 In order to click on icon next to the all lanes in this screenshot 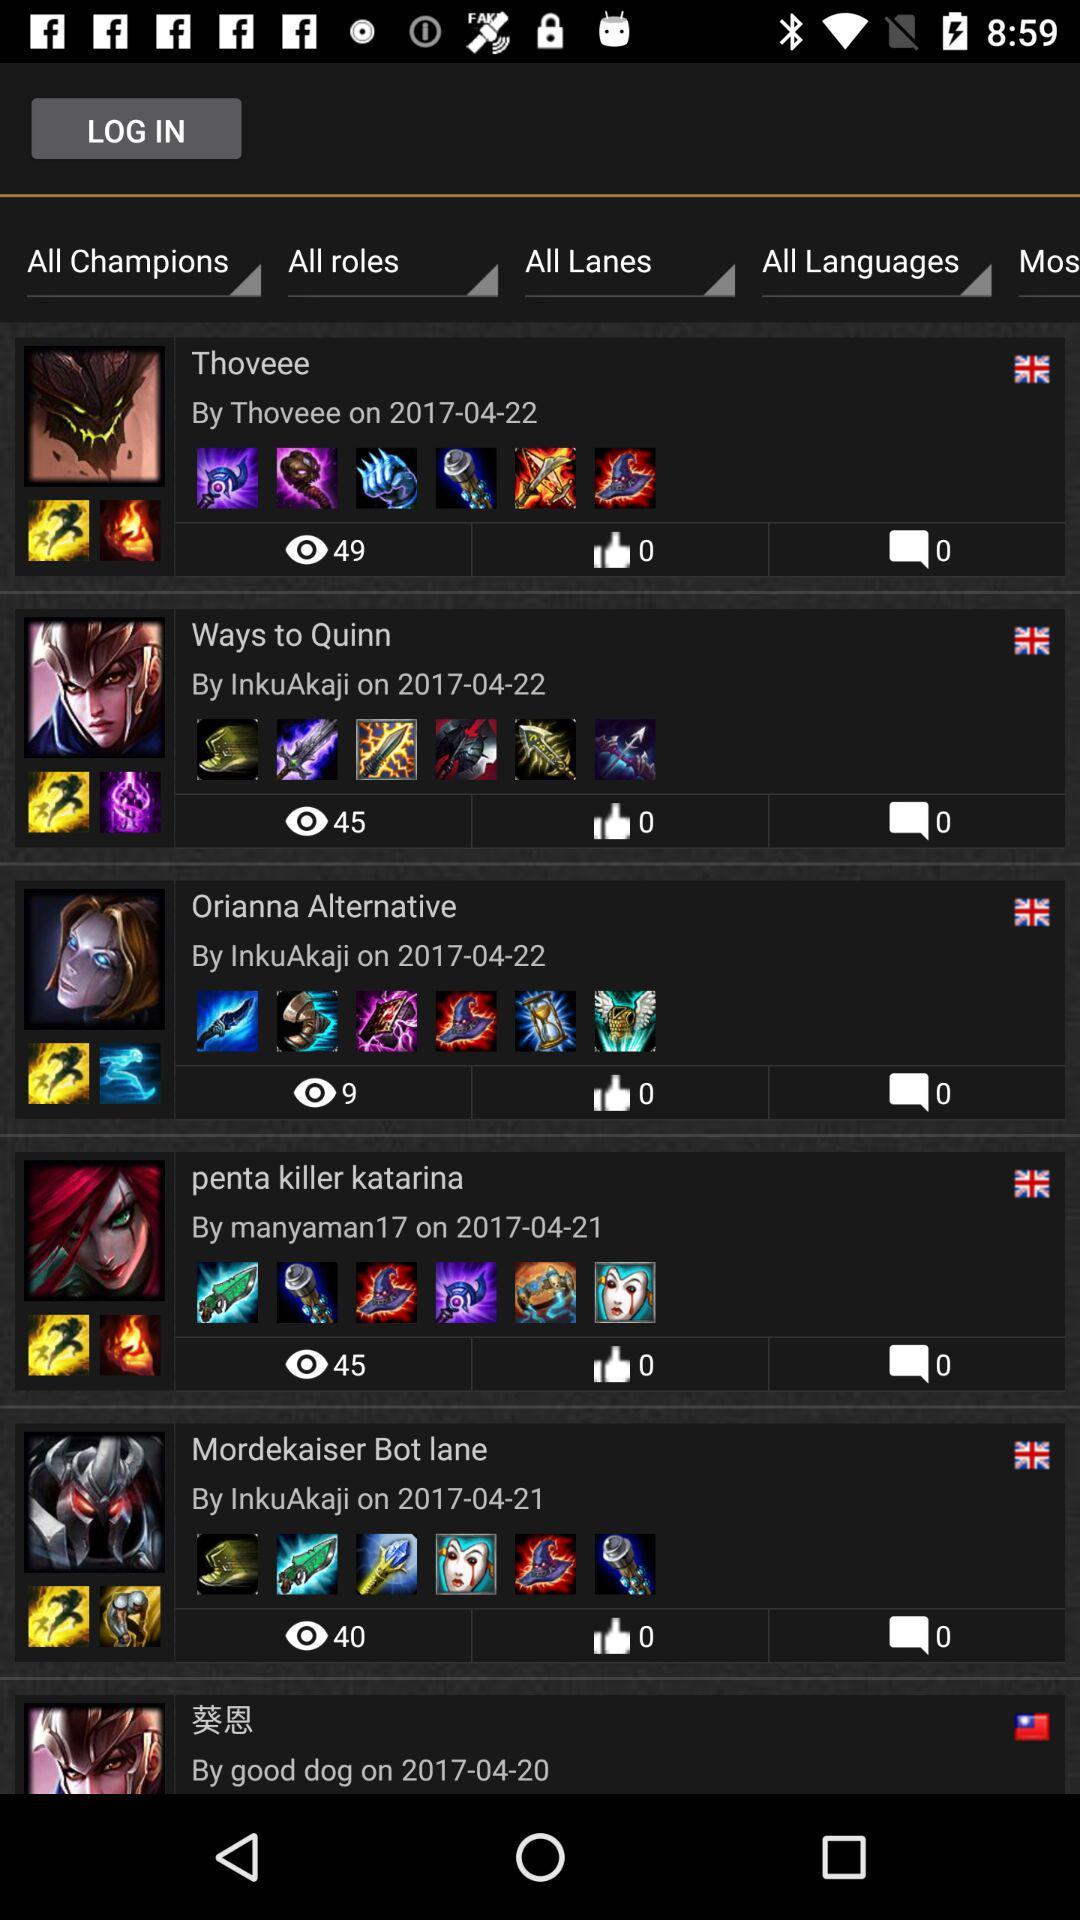, I will do `click(393, 260)`.